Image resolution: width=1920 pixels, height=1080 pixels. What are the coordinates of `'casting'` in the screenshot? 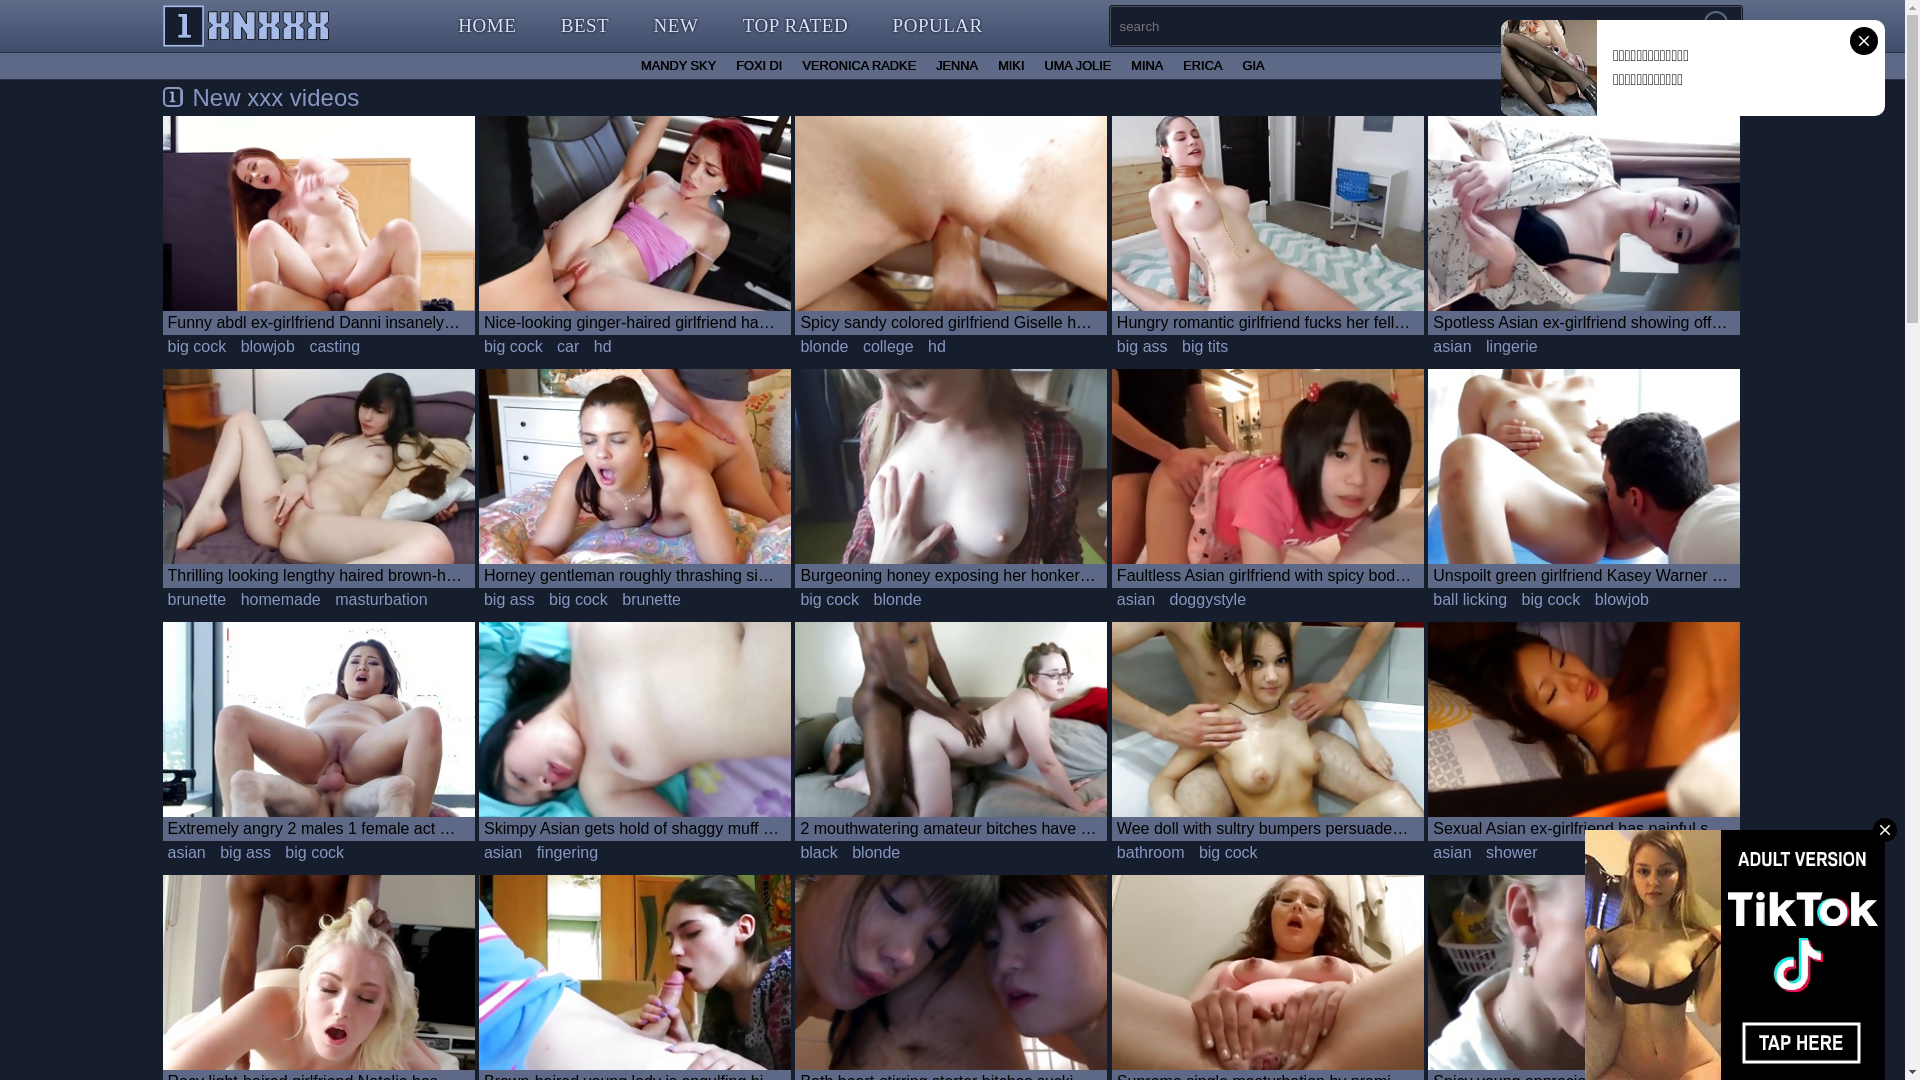 It's located at (334, 346).